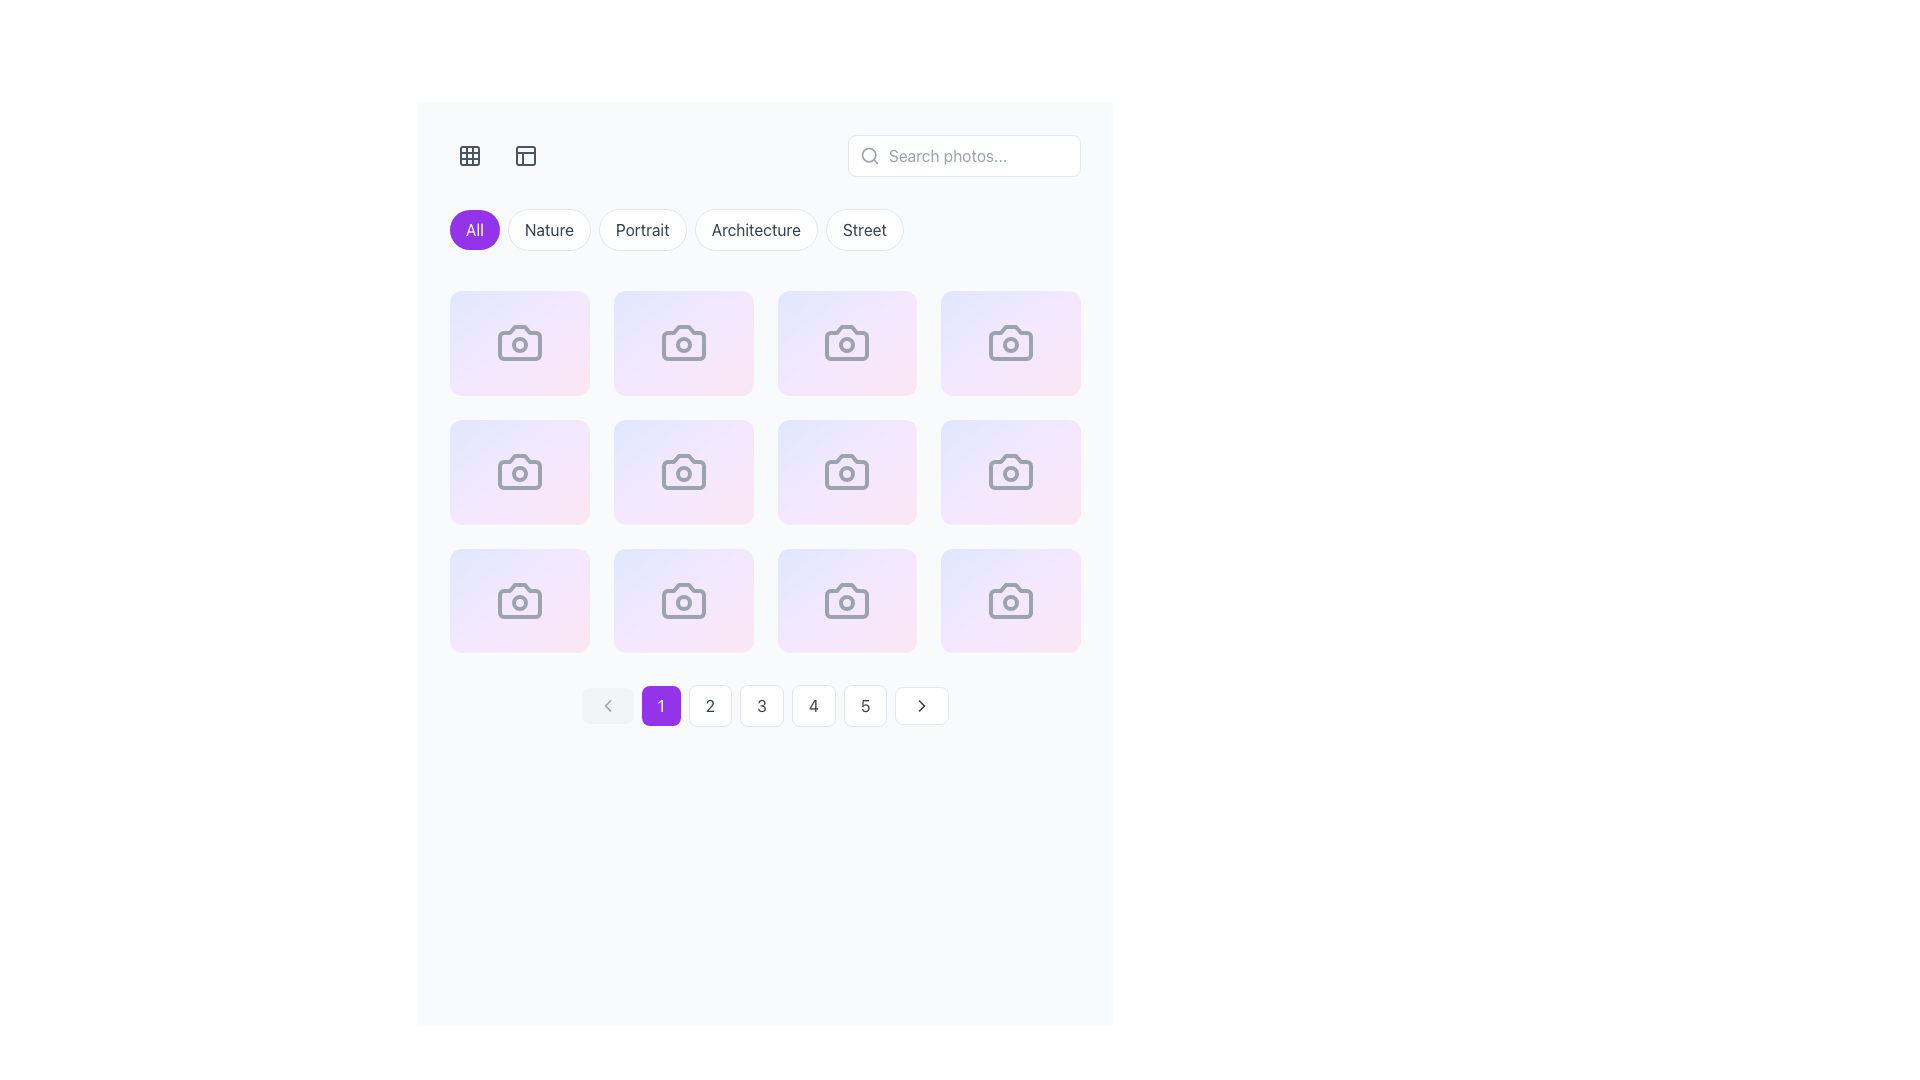 Image resolution: width=1920 pixels, height=1080 pixels. What do you see at coordinates (864, 229) in the screenshot?
I see `the fifth button in the top center row` at bounding box center [864, 229].